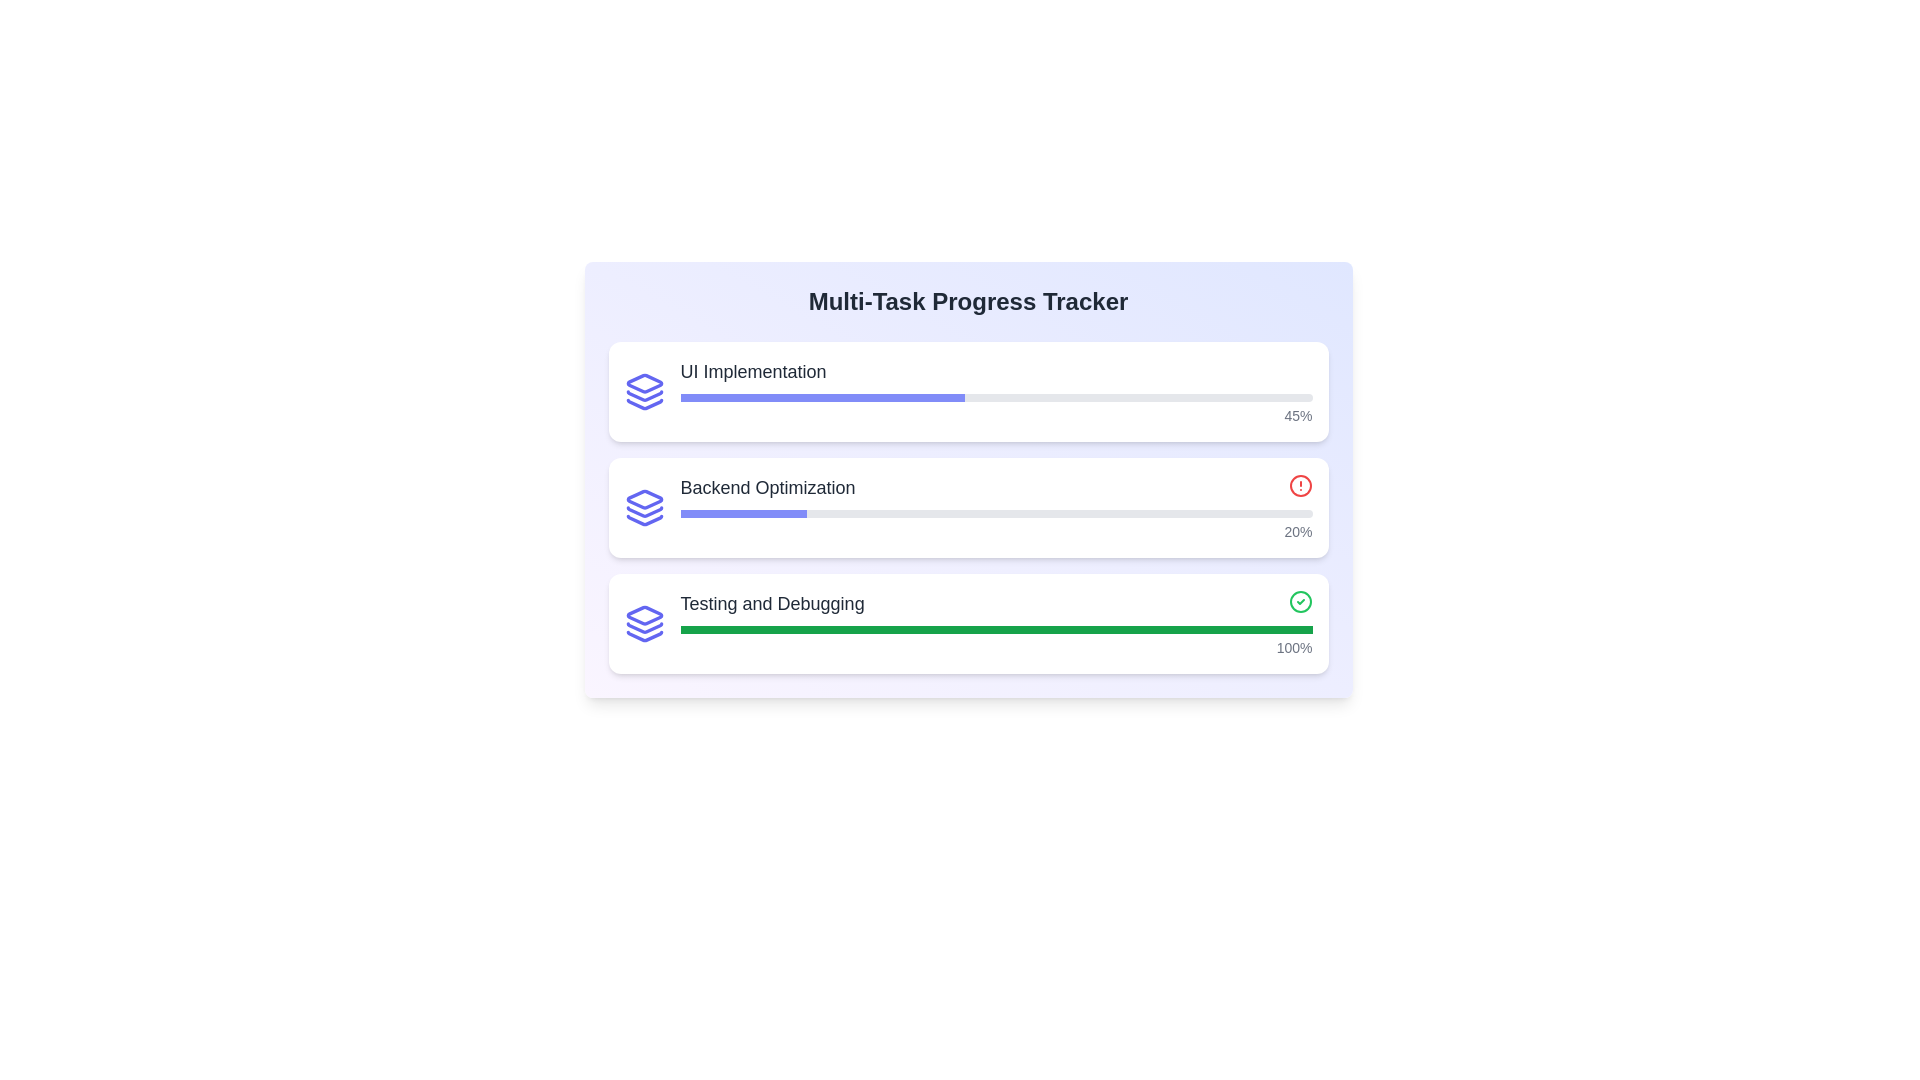 This screenshot has width=1920, height=1080. Describe the element at coordinates (644, 511) in the screenshot. I see `the second layer of the stacked icon, which is positioned between the top and bottom layers` at that location.